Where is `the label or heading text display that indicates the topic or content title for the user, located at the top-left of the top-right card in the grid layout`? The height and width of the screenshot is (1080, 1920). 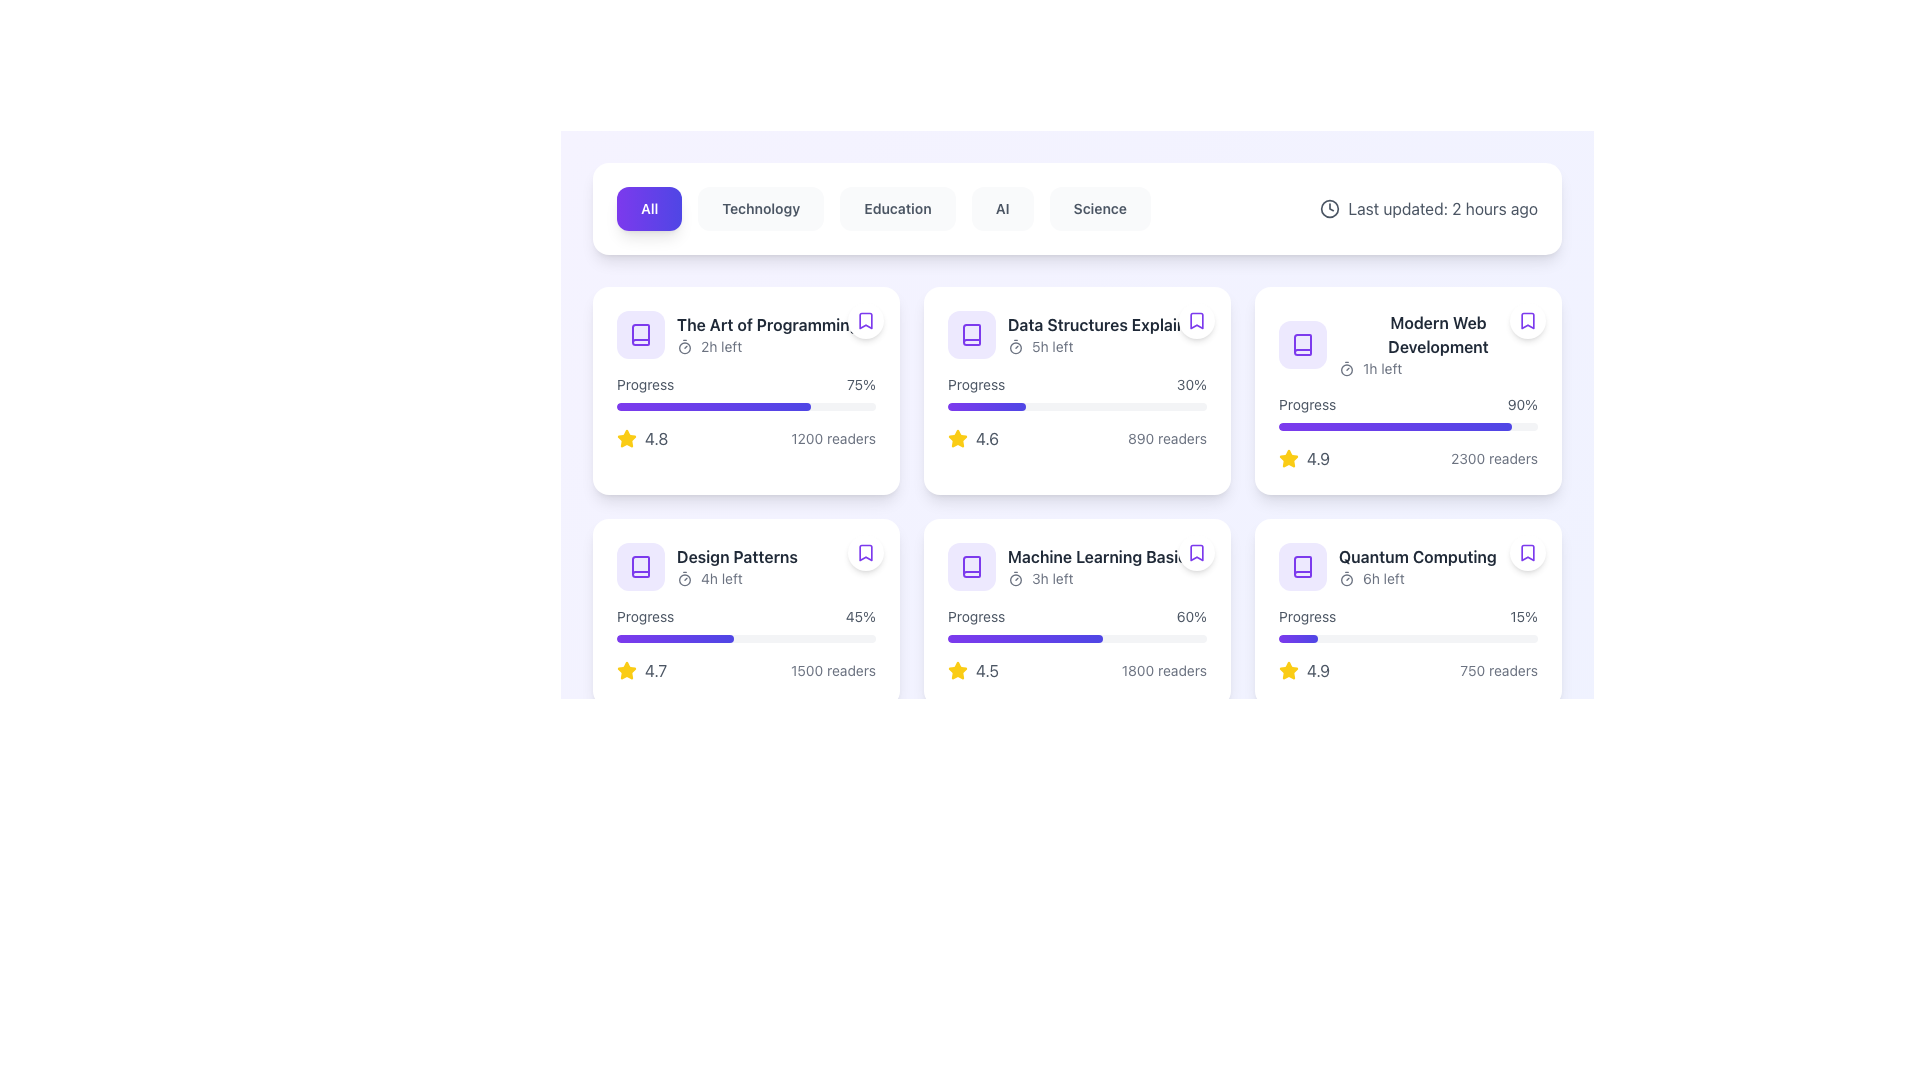
the label or heading text display that indicates the topic or content title for the user, located at the top-left of the top-right card in the grid layout is located at coordinates (1437, 334).